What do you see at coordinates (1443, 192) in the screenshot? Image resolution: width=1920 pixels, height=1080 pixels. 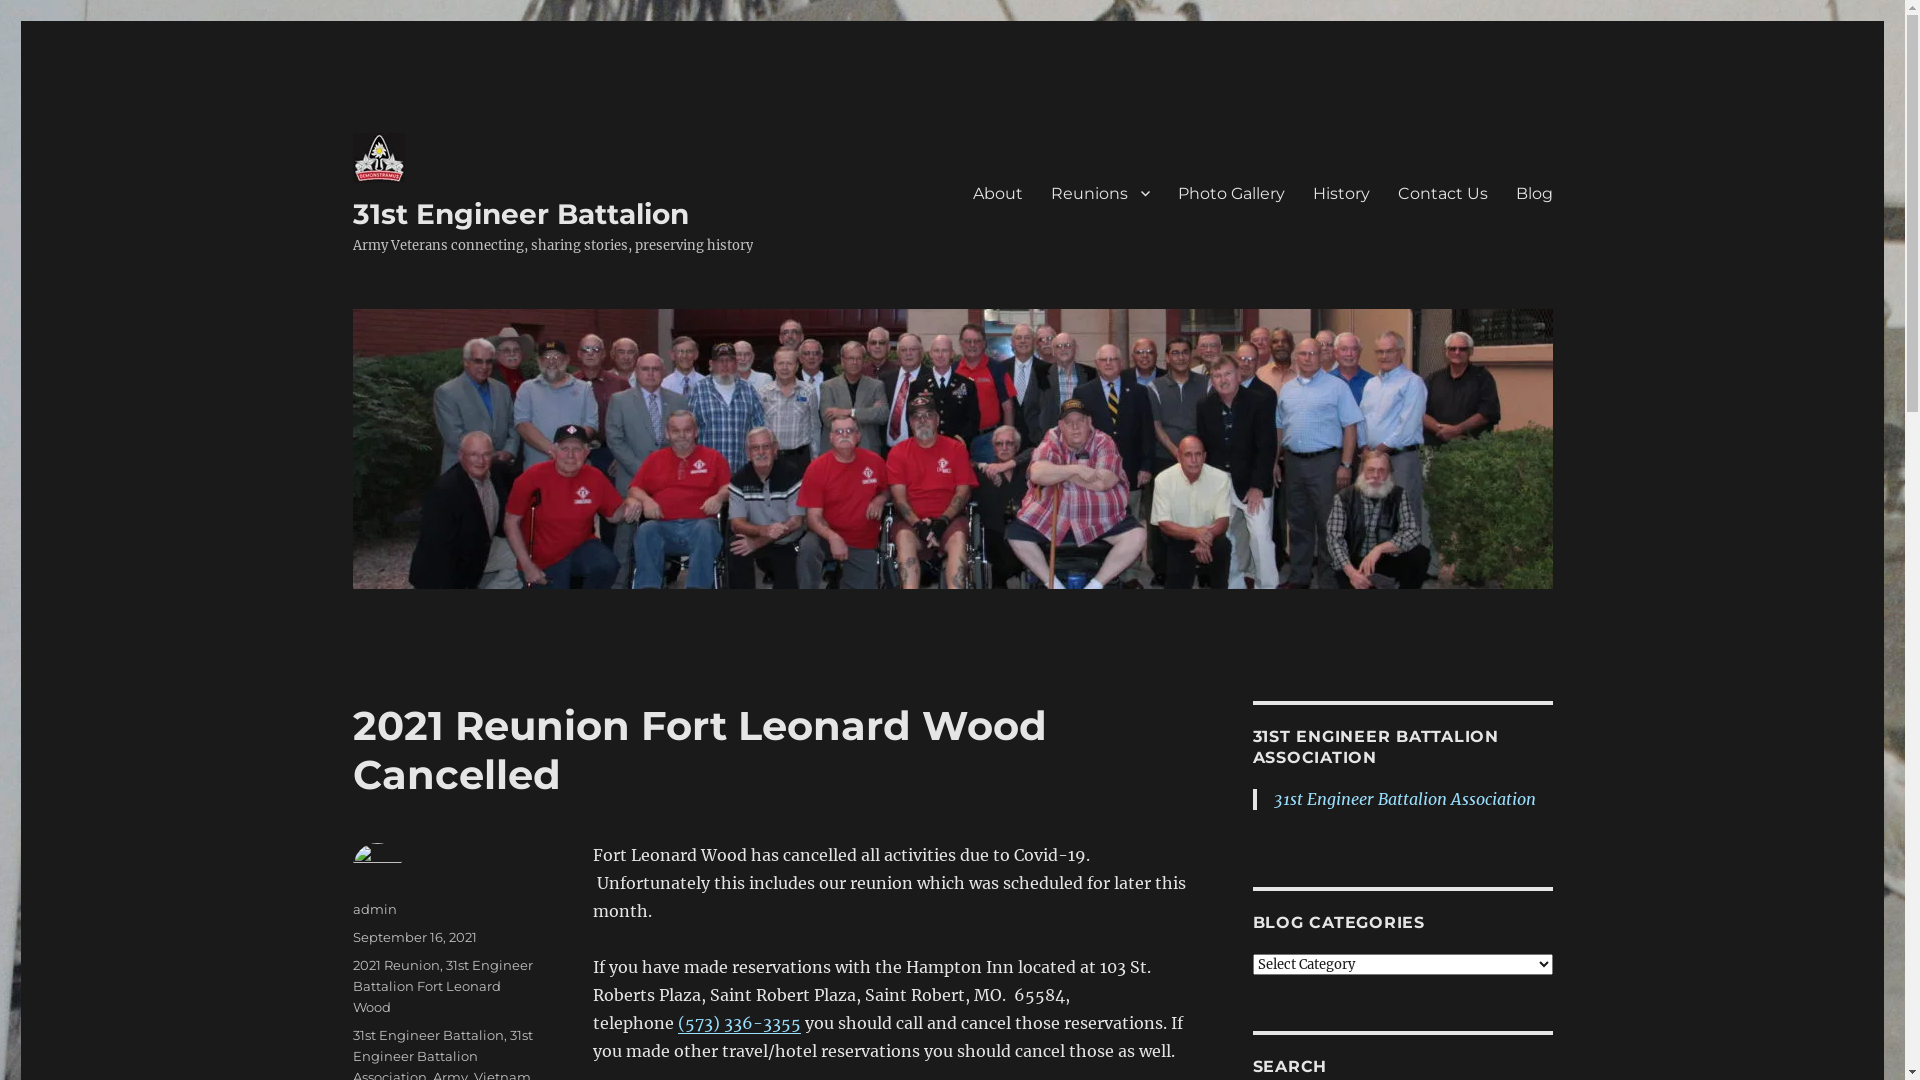 I see `'Contact Us'` at bounding box center [1443, 192].